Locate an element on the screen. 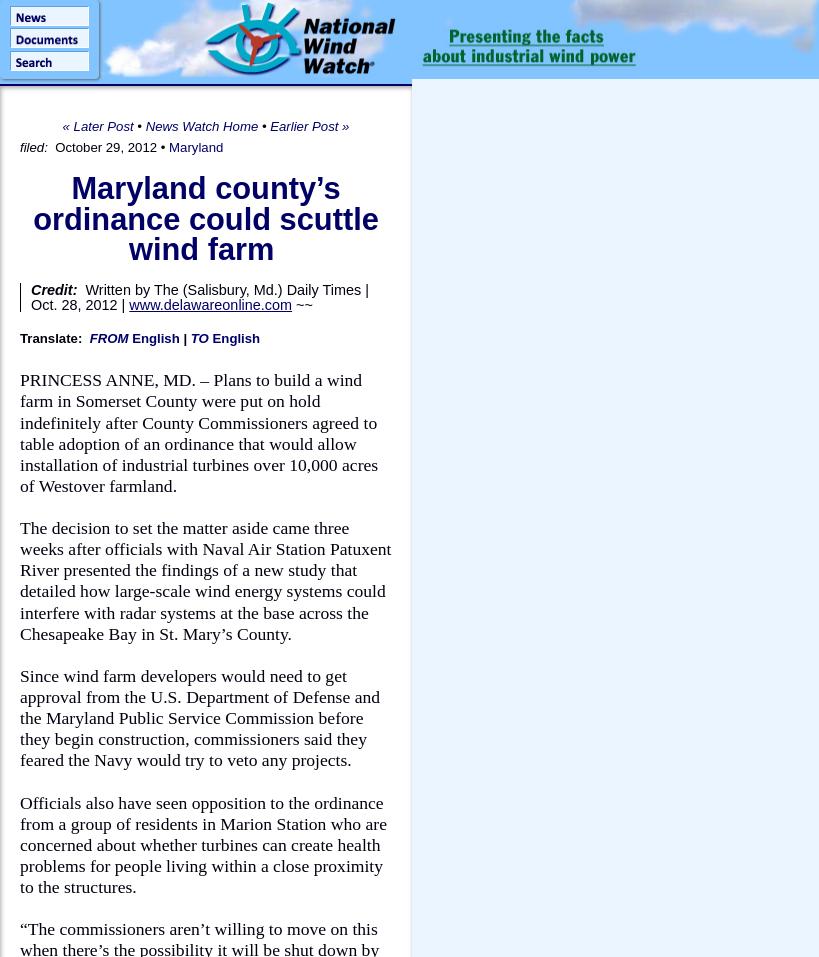  'October 29, 2012' is located at coordinates (54, 147).